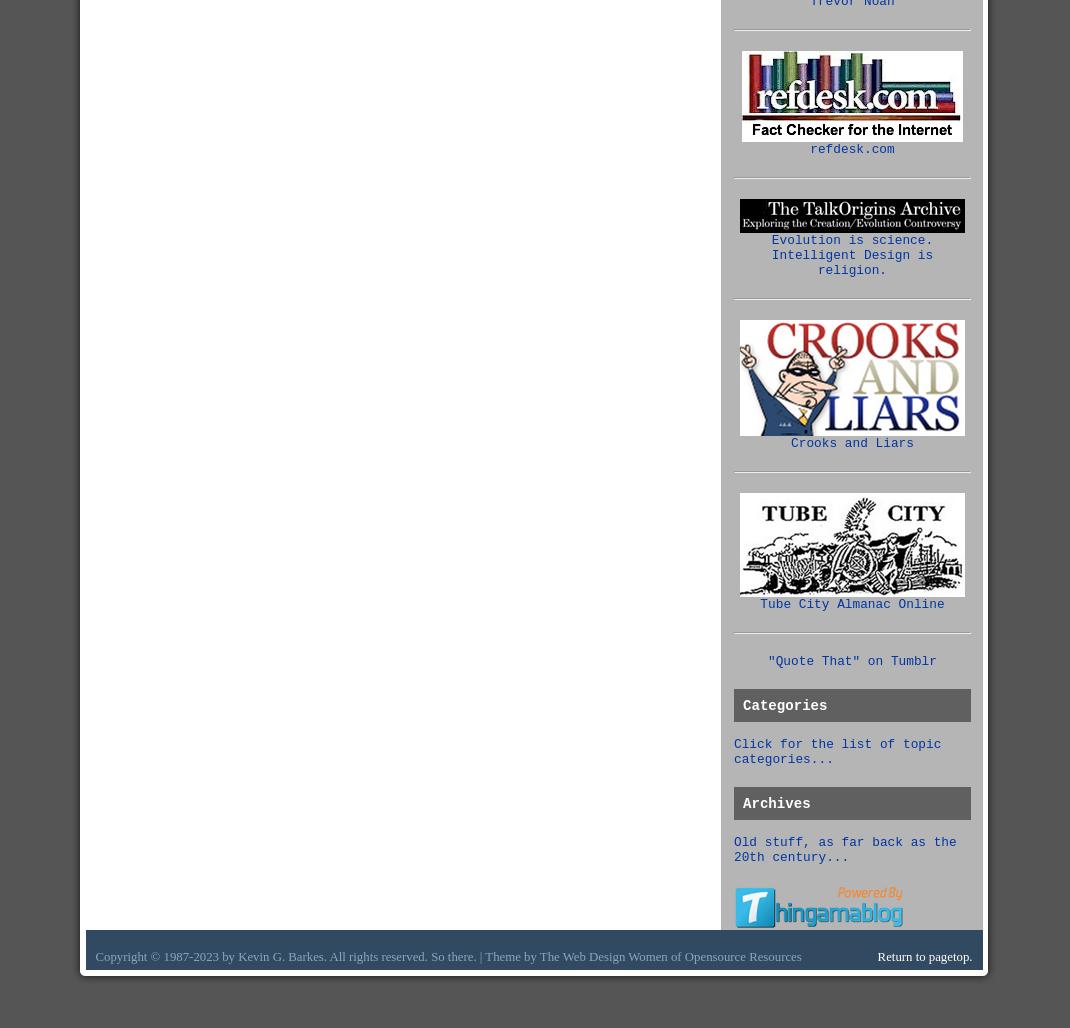  I want to click on 'Categories', so click(783, 706).